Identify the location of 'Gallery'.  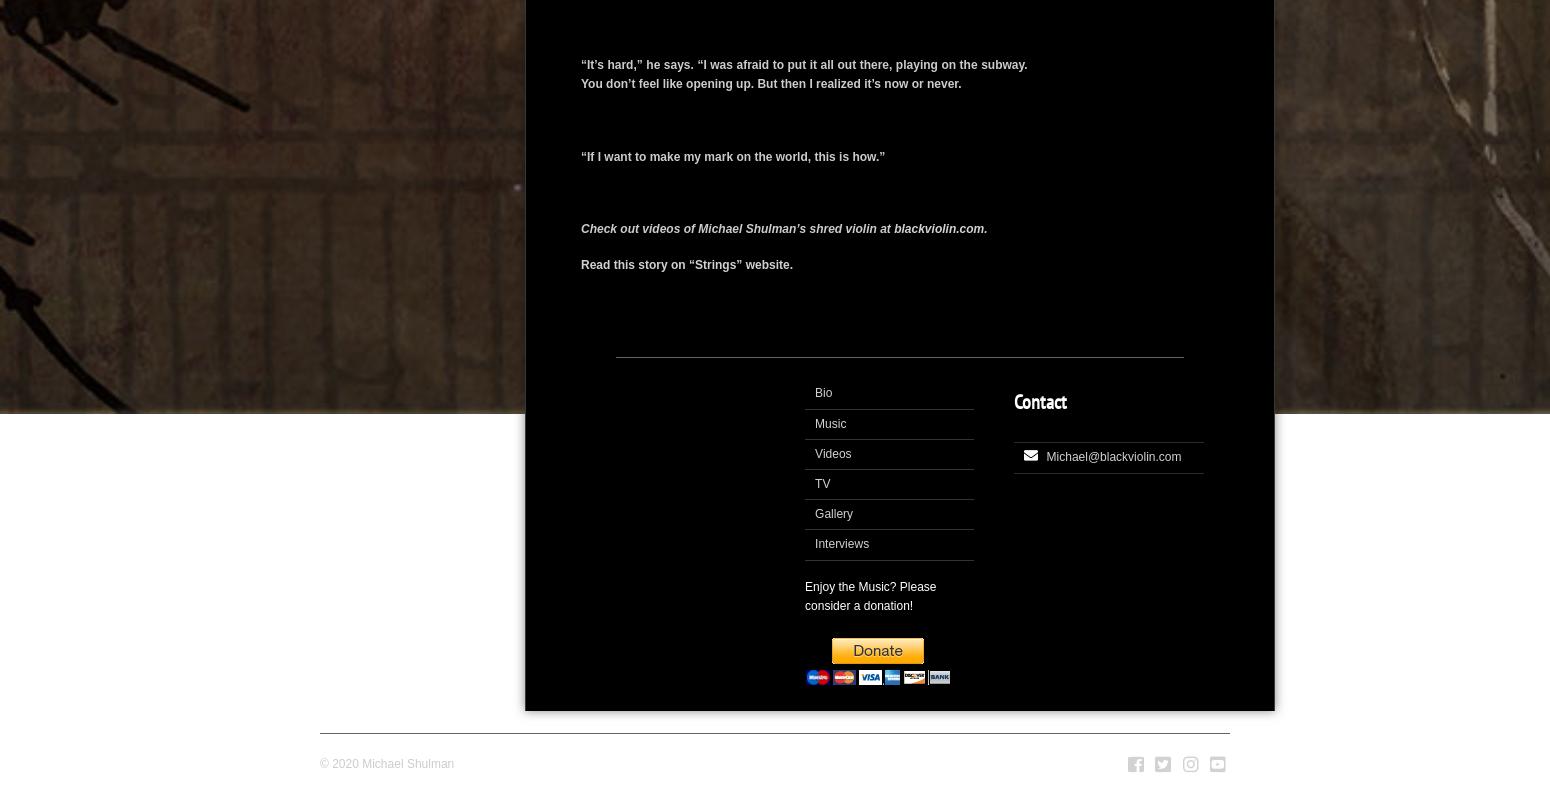
(833, 514).